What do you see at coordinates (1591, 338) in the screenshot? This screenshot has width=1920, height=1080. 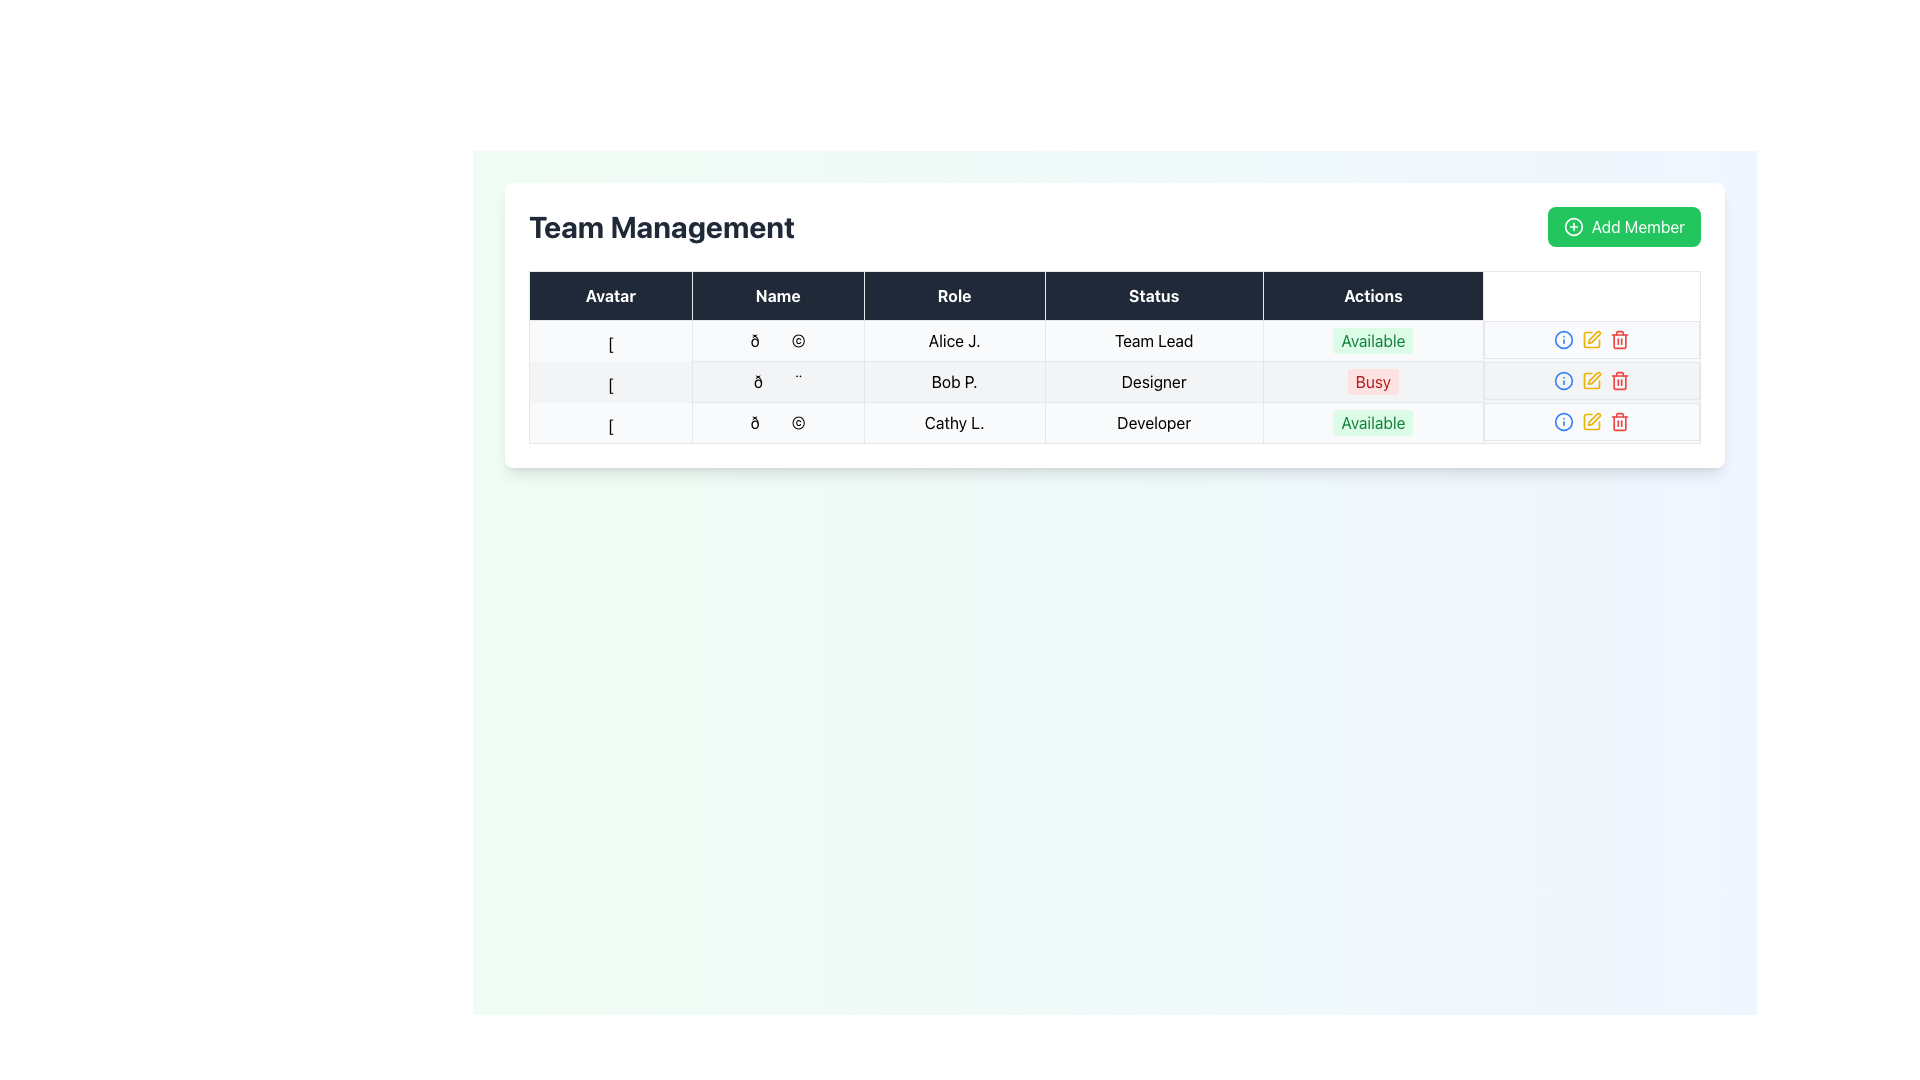 I see `the edit button located in the 'Actions' column for the member 'Alice J.' to initiate the edit action` at bounding box center [1591, 338].